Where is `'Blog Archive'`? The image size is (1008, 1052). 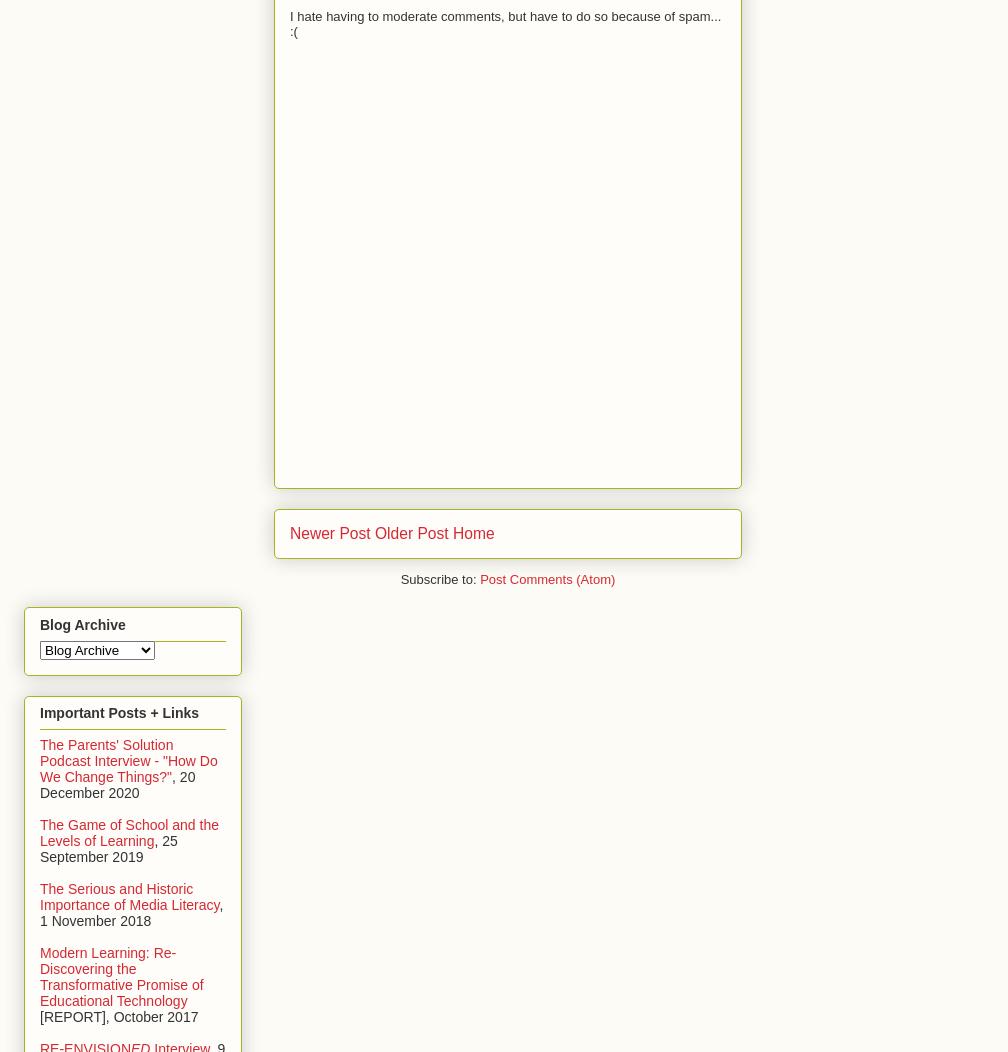
'Blog Archive' is located at coordinates (82, 624).